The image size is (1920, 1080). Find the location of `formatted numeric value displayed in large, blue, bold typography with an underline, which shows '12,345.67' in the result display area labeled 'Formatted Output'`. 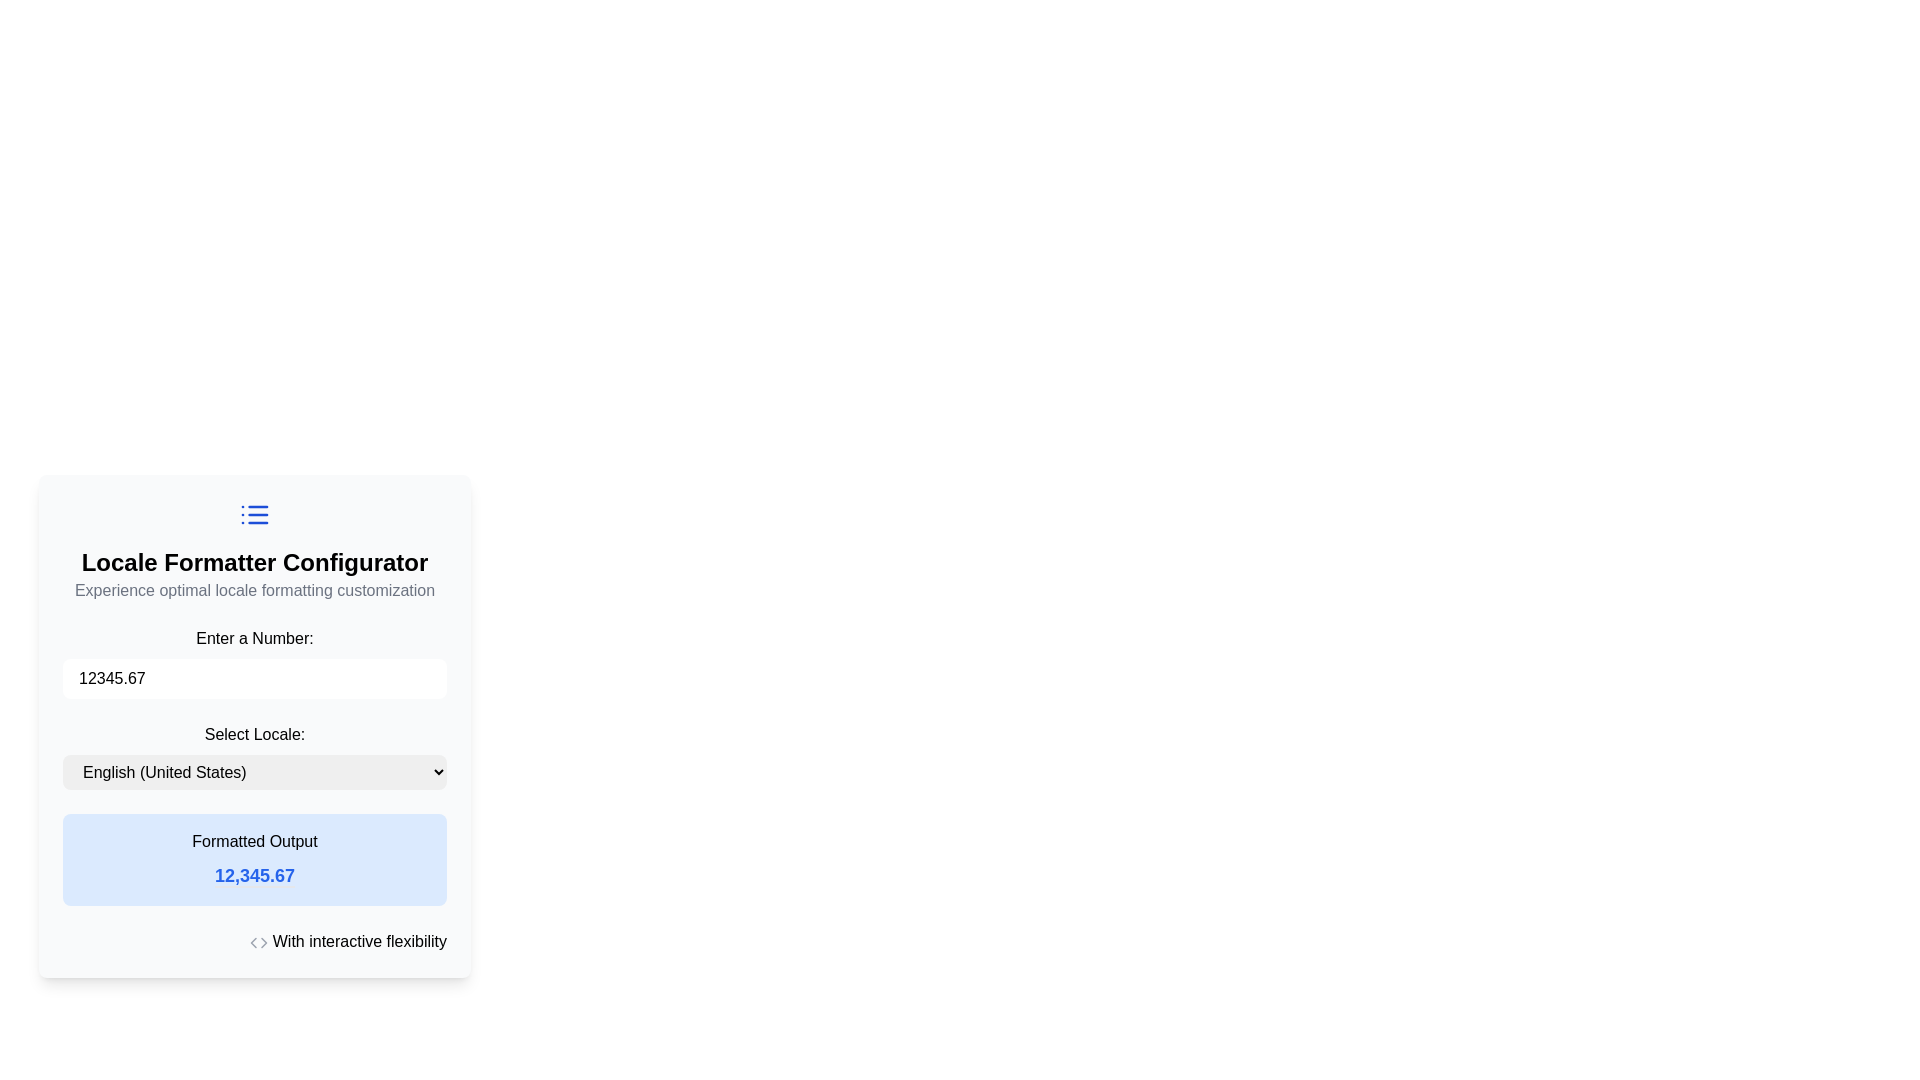

formatted numeric value displayed in large, blue, bold typography with an underline, which shows '12,345.67' in the result display area labeled 'Formatted Output' is located at coordinates (253, 875).